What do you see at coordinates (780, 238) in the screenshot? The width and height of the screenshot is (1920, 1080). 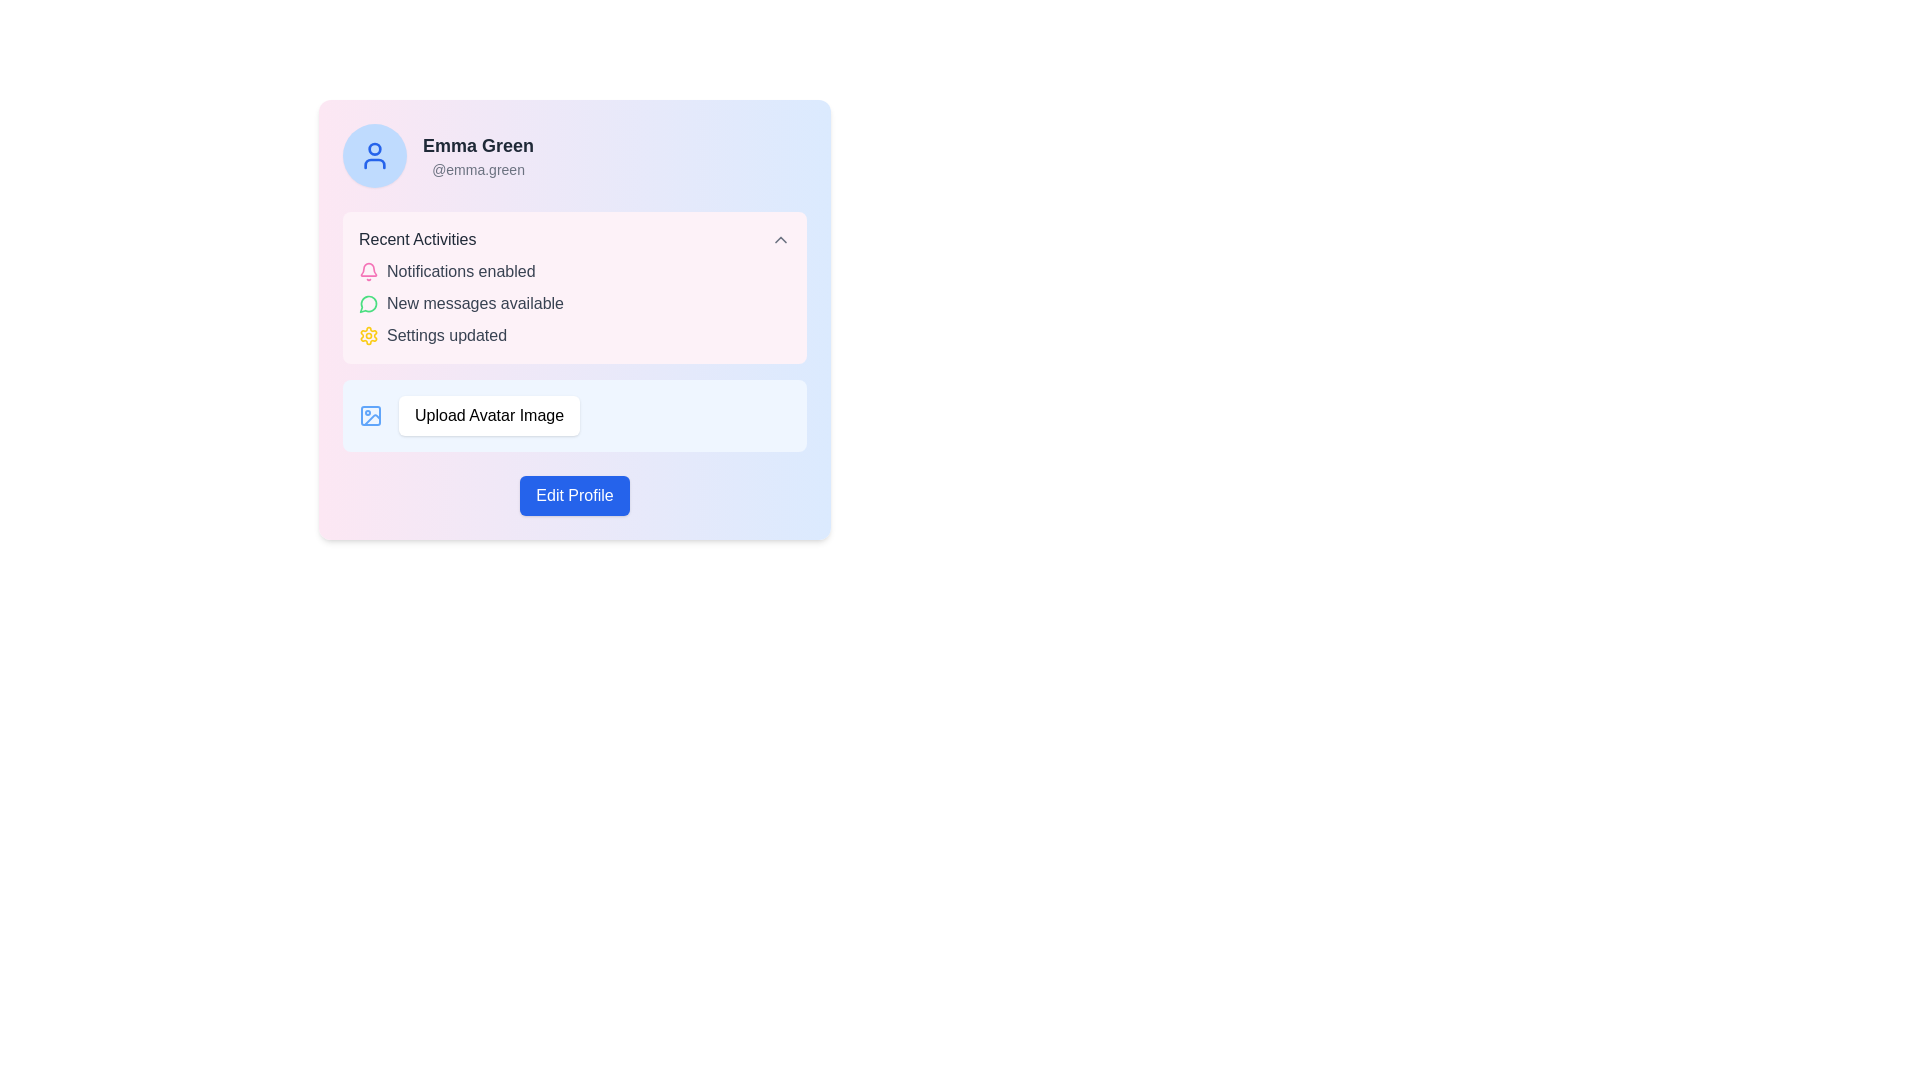 I see `the chevron of the Dropdown toggle button located to the right of the 'Recent Activities' title by moving the mouse to its center point` at bounding box center [780, 238].